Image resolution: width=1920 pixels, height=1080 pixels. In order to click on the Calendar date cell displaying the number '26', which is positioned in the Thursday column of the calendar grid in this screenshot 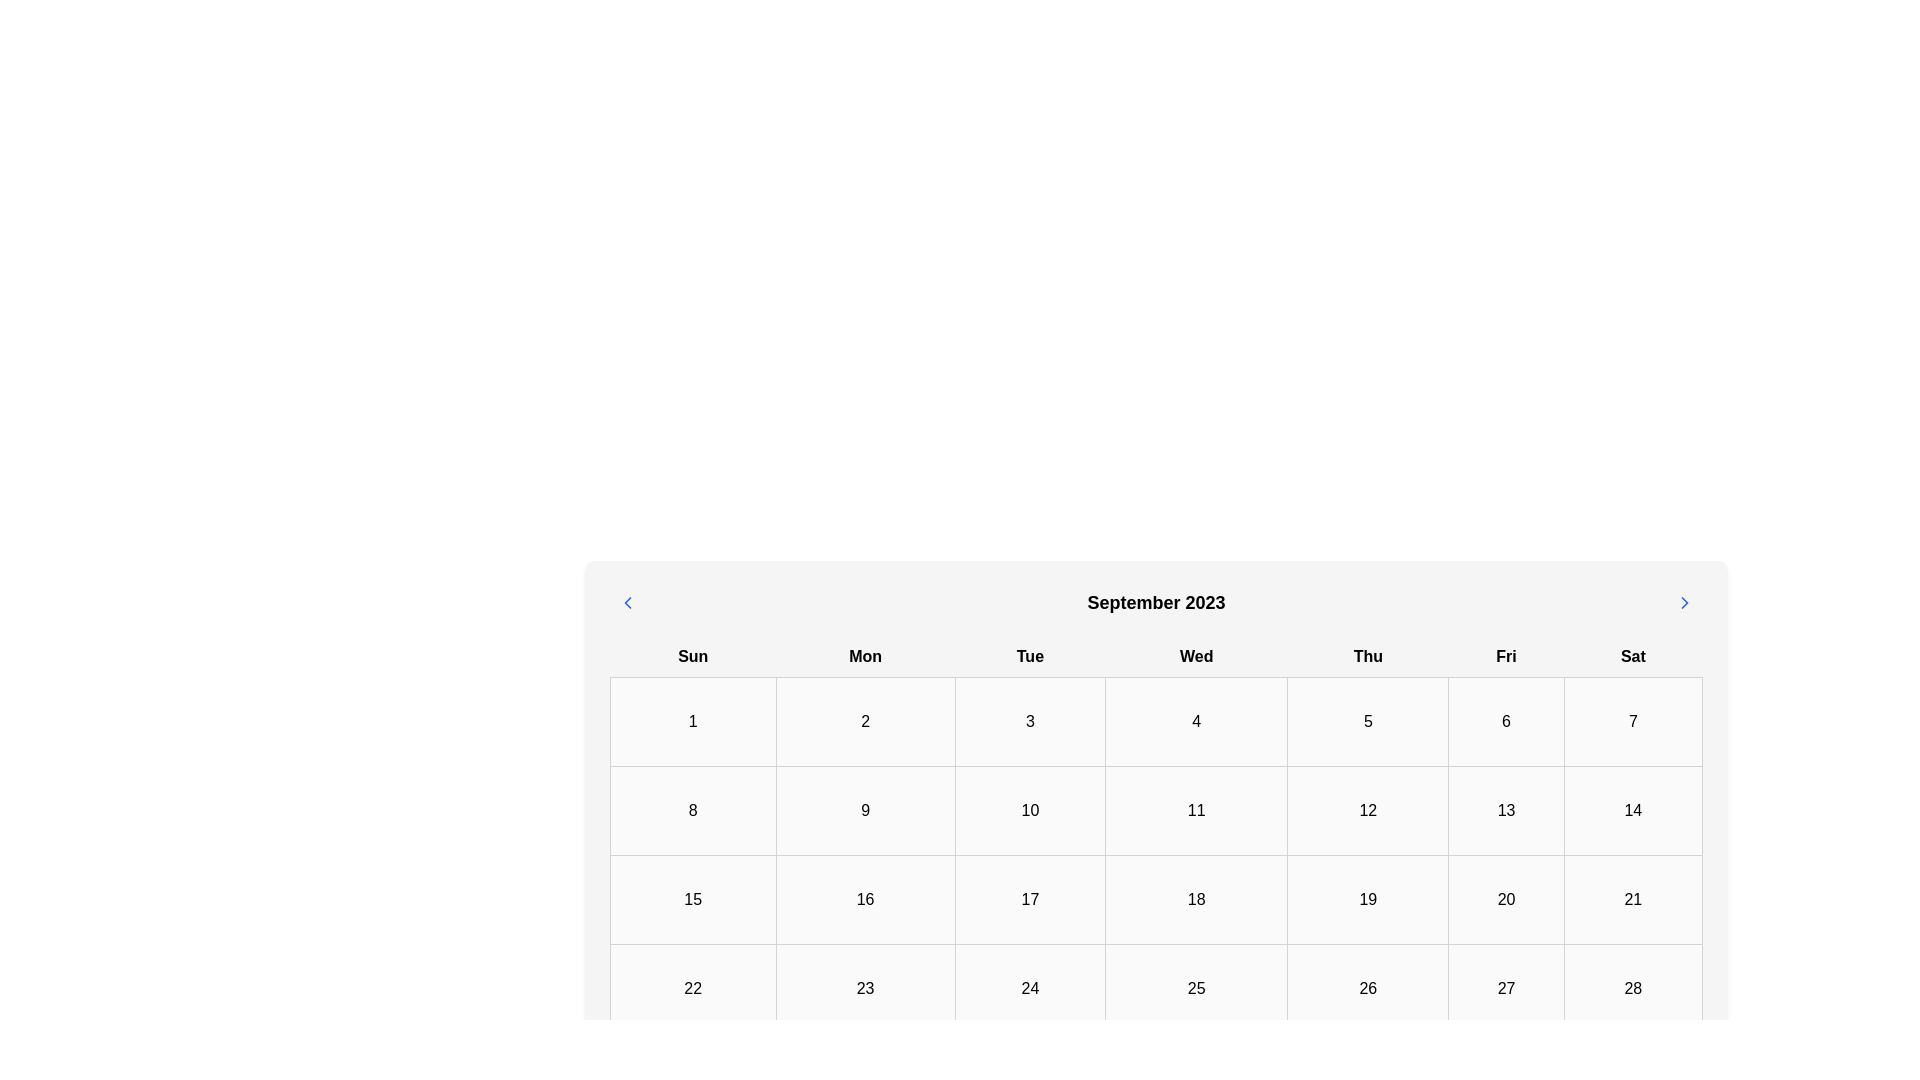, I will do `click(1367, 987)`.